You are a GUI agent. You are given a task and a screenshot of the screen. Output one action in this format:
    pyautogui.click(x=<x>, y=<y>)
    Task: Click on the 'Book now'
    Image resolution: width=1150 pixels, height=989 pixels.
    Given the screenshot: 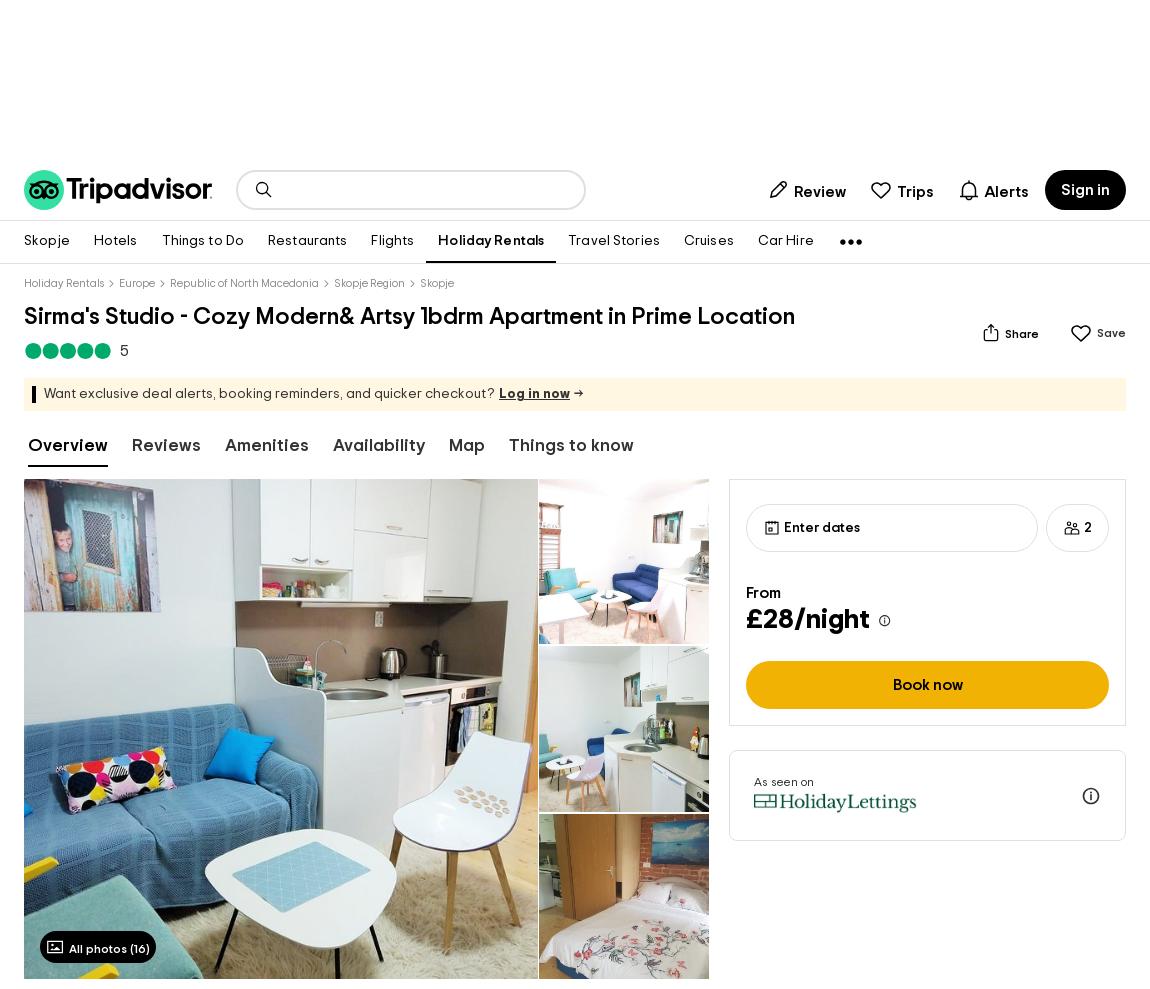 What is the action you would take?
    pyautogui.click(x=927, y=683)
    